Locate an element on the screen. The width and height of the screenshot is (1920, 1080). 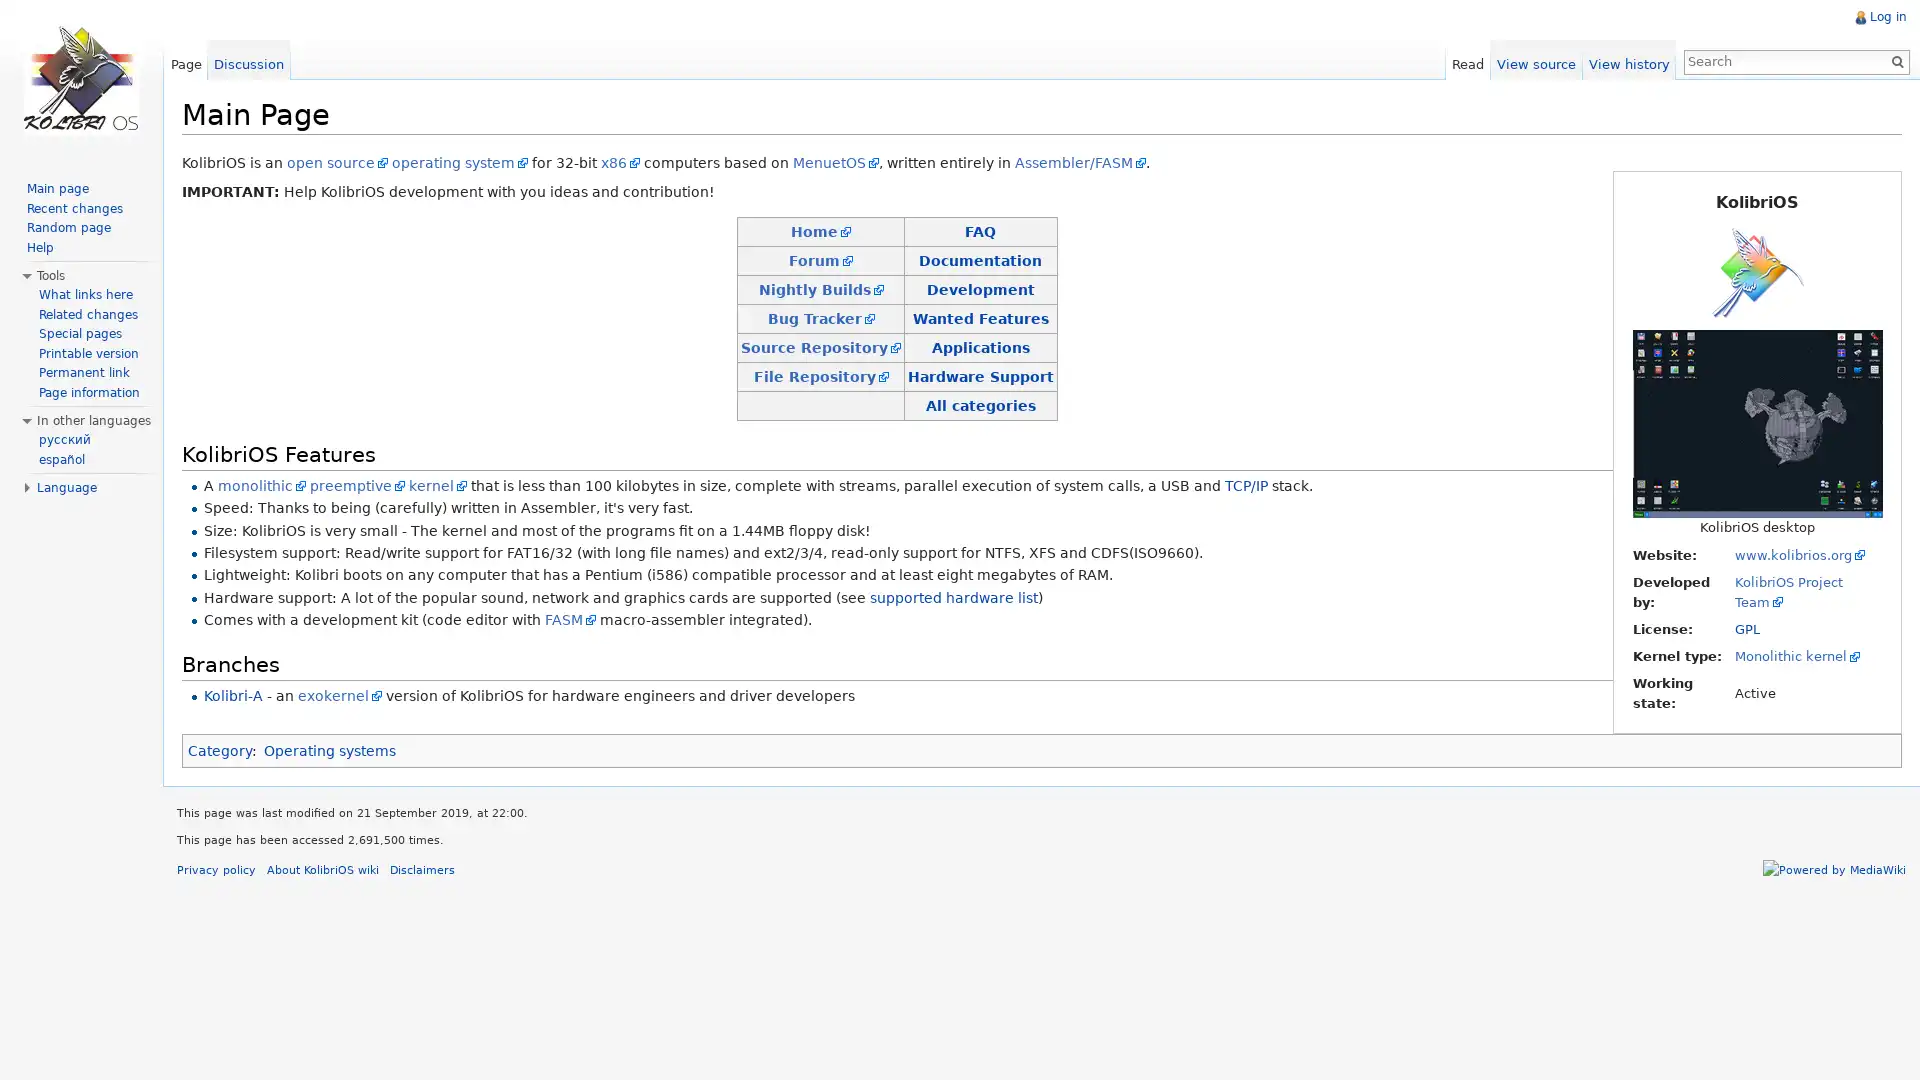
In other languages is located at coordinates (93, 419).